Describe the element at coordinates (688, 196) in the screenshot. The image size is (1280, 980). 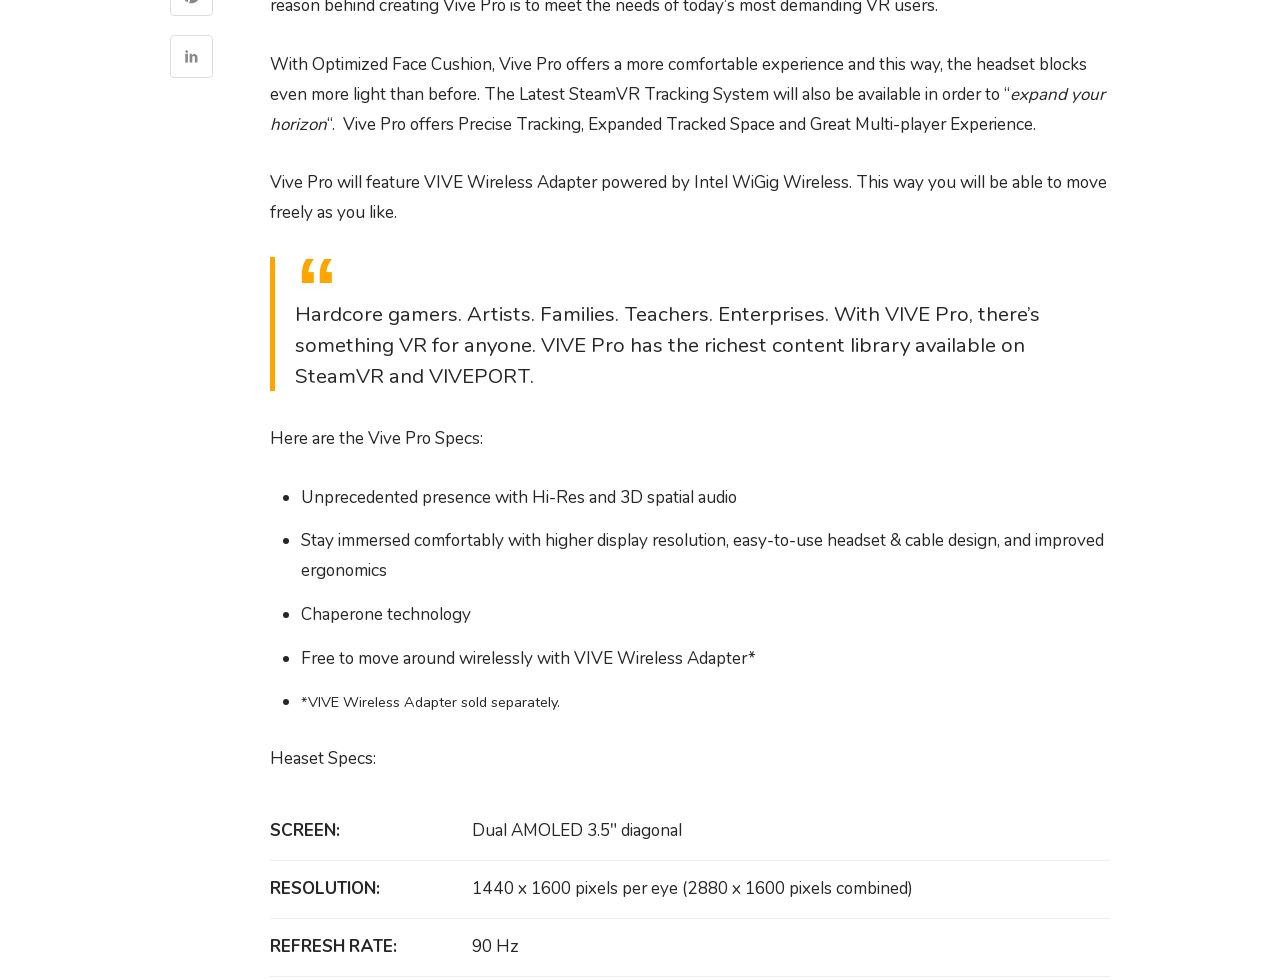
I see `'Vive Pro will feature VIVE Wireless Adapter powered by Intel WiGig Wireless. This way you will be able to move freely as you like.'` at that location.